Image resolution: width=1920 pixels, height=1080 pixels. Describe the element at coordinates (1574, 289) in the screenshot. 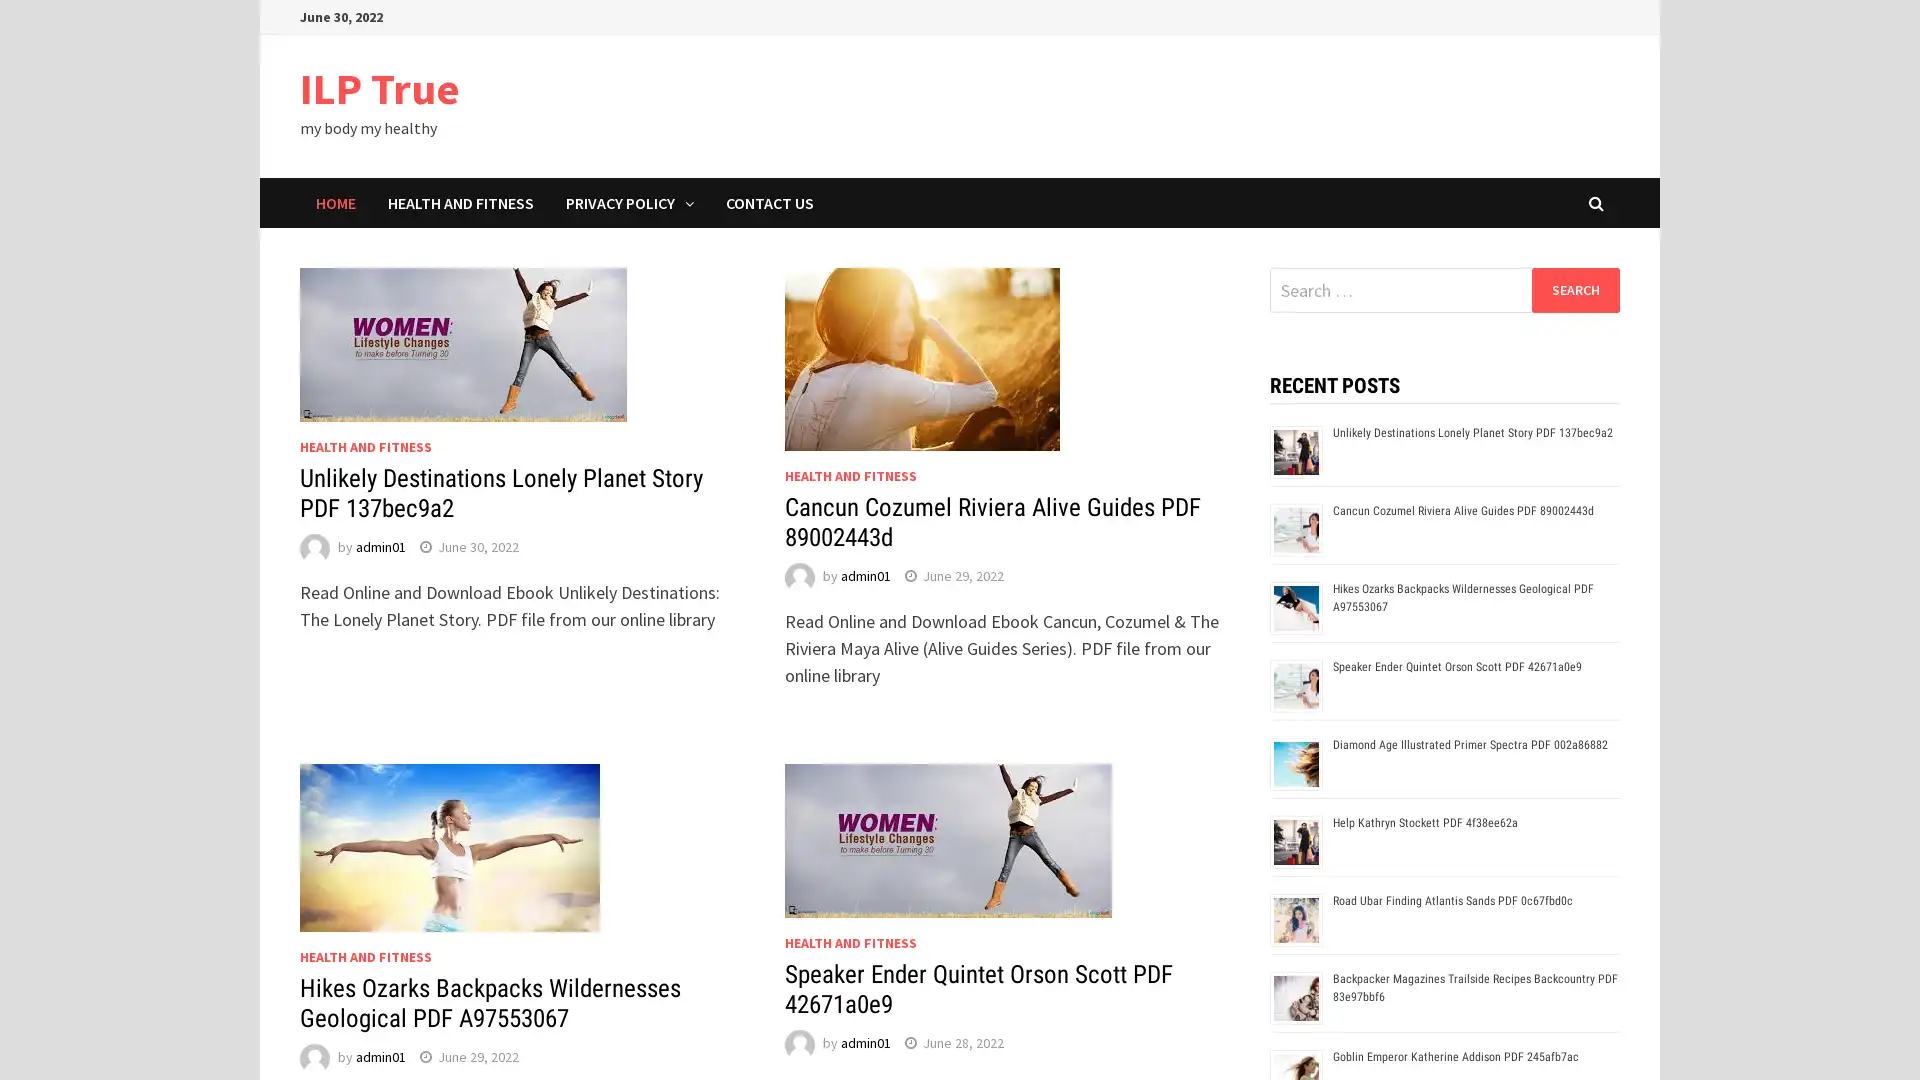

I see `Search` at that location.